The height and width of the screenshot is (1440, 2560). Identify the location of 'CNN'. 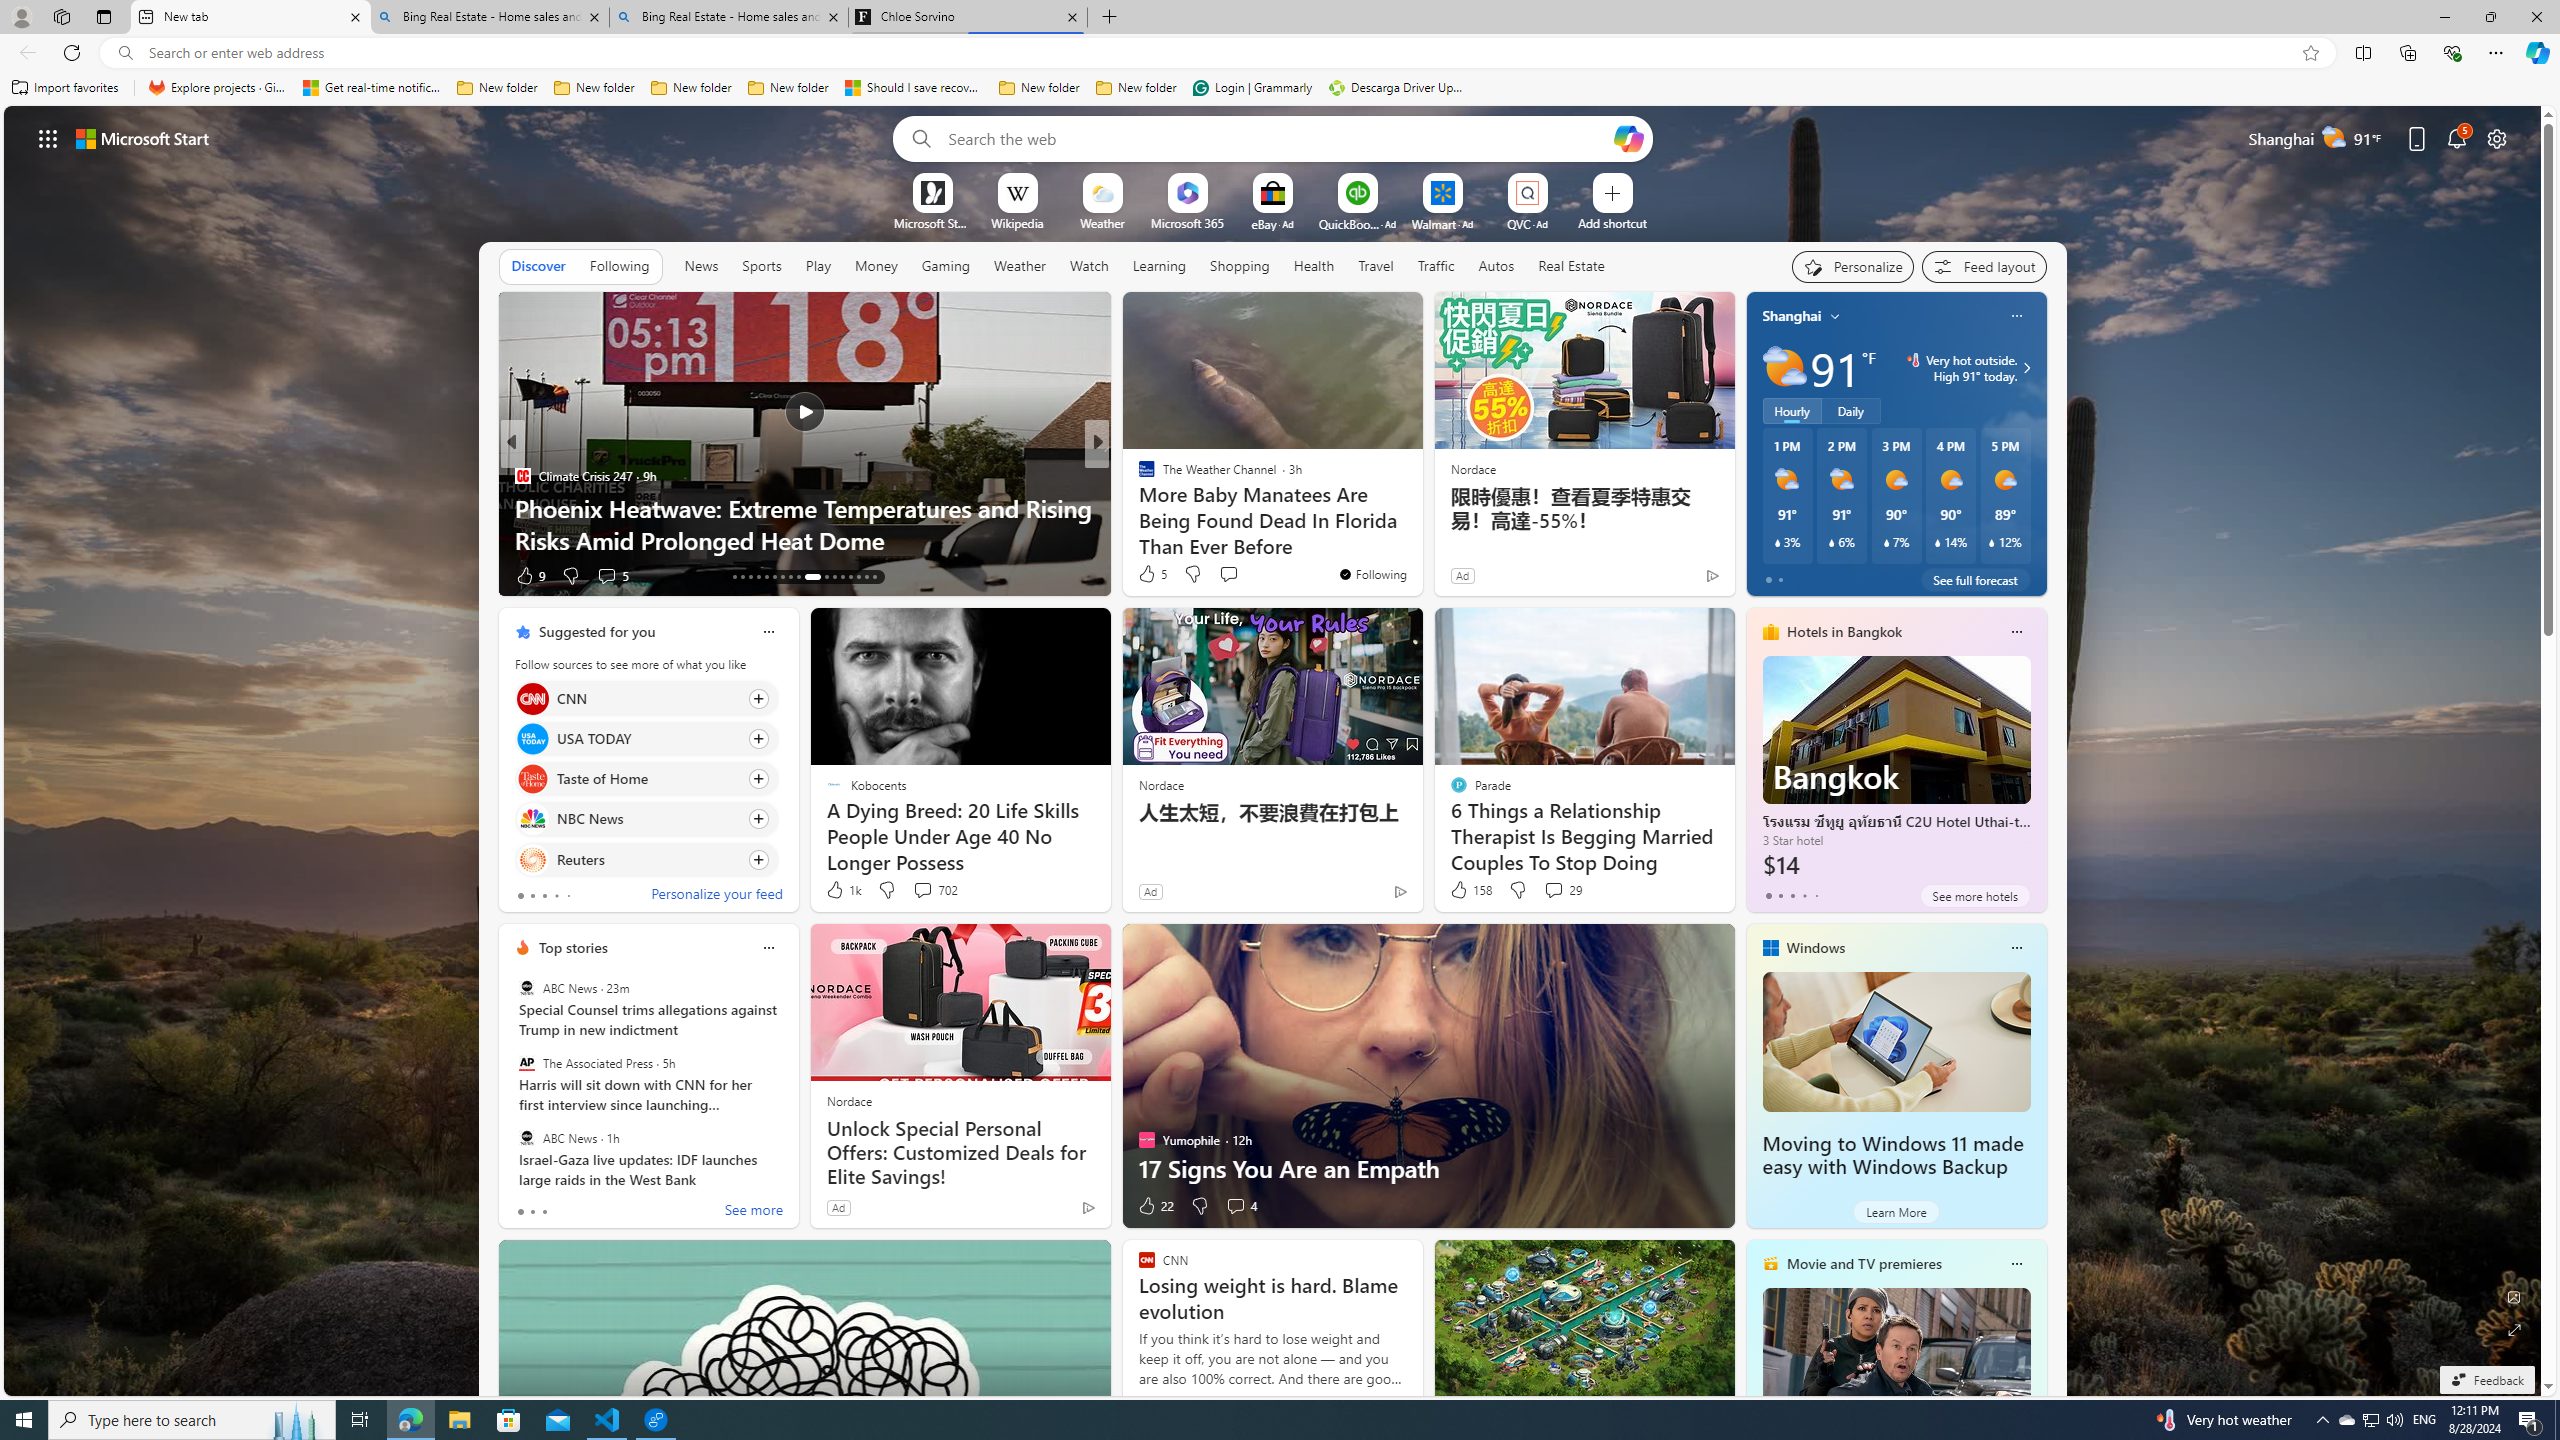
(531, 698).